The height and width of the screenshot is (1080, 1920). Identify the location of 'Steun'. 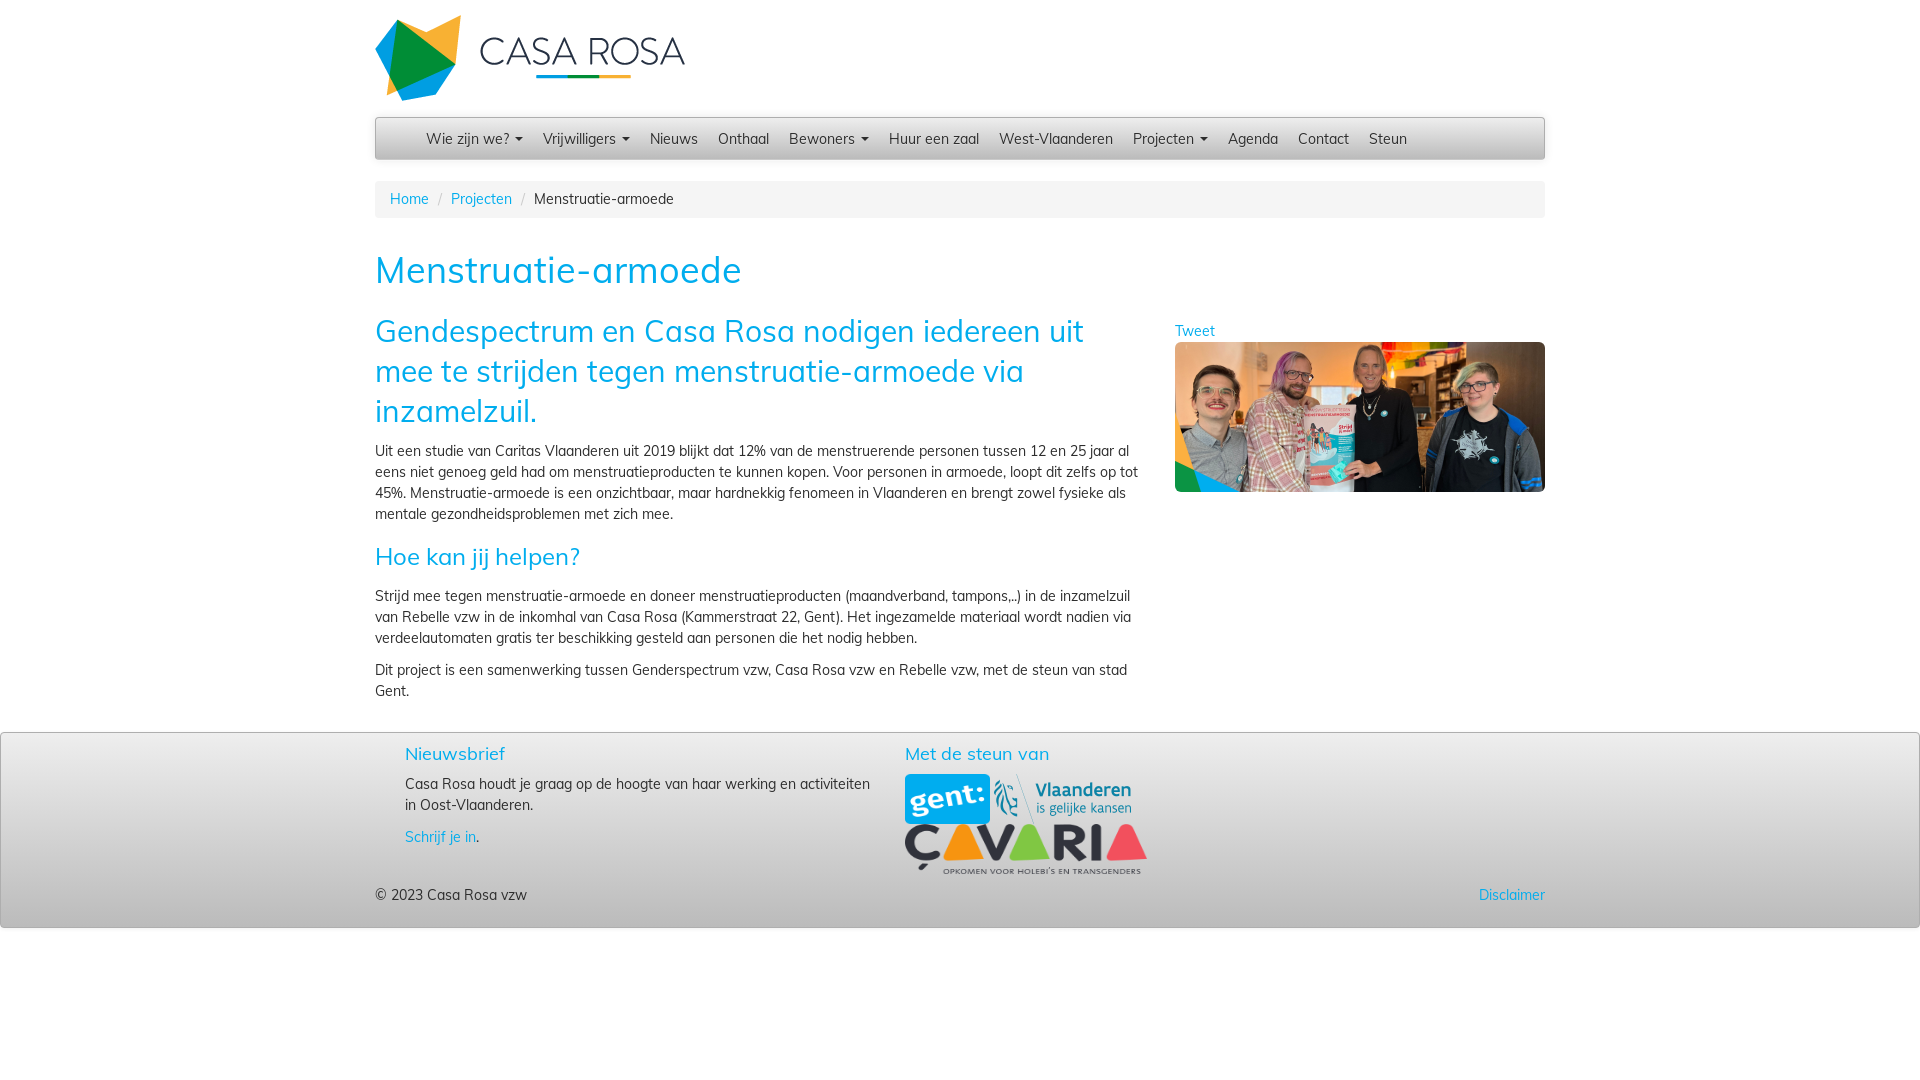
(1386, 137).